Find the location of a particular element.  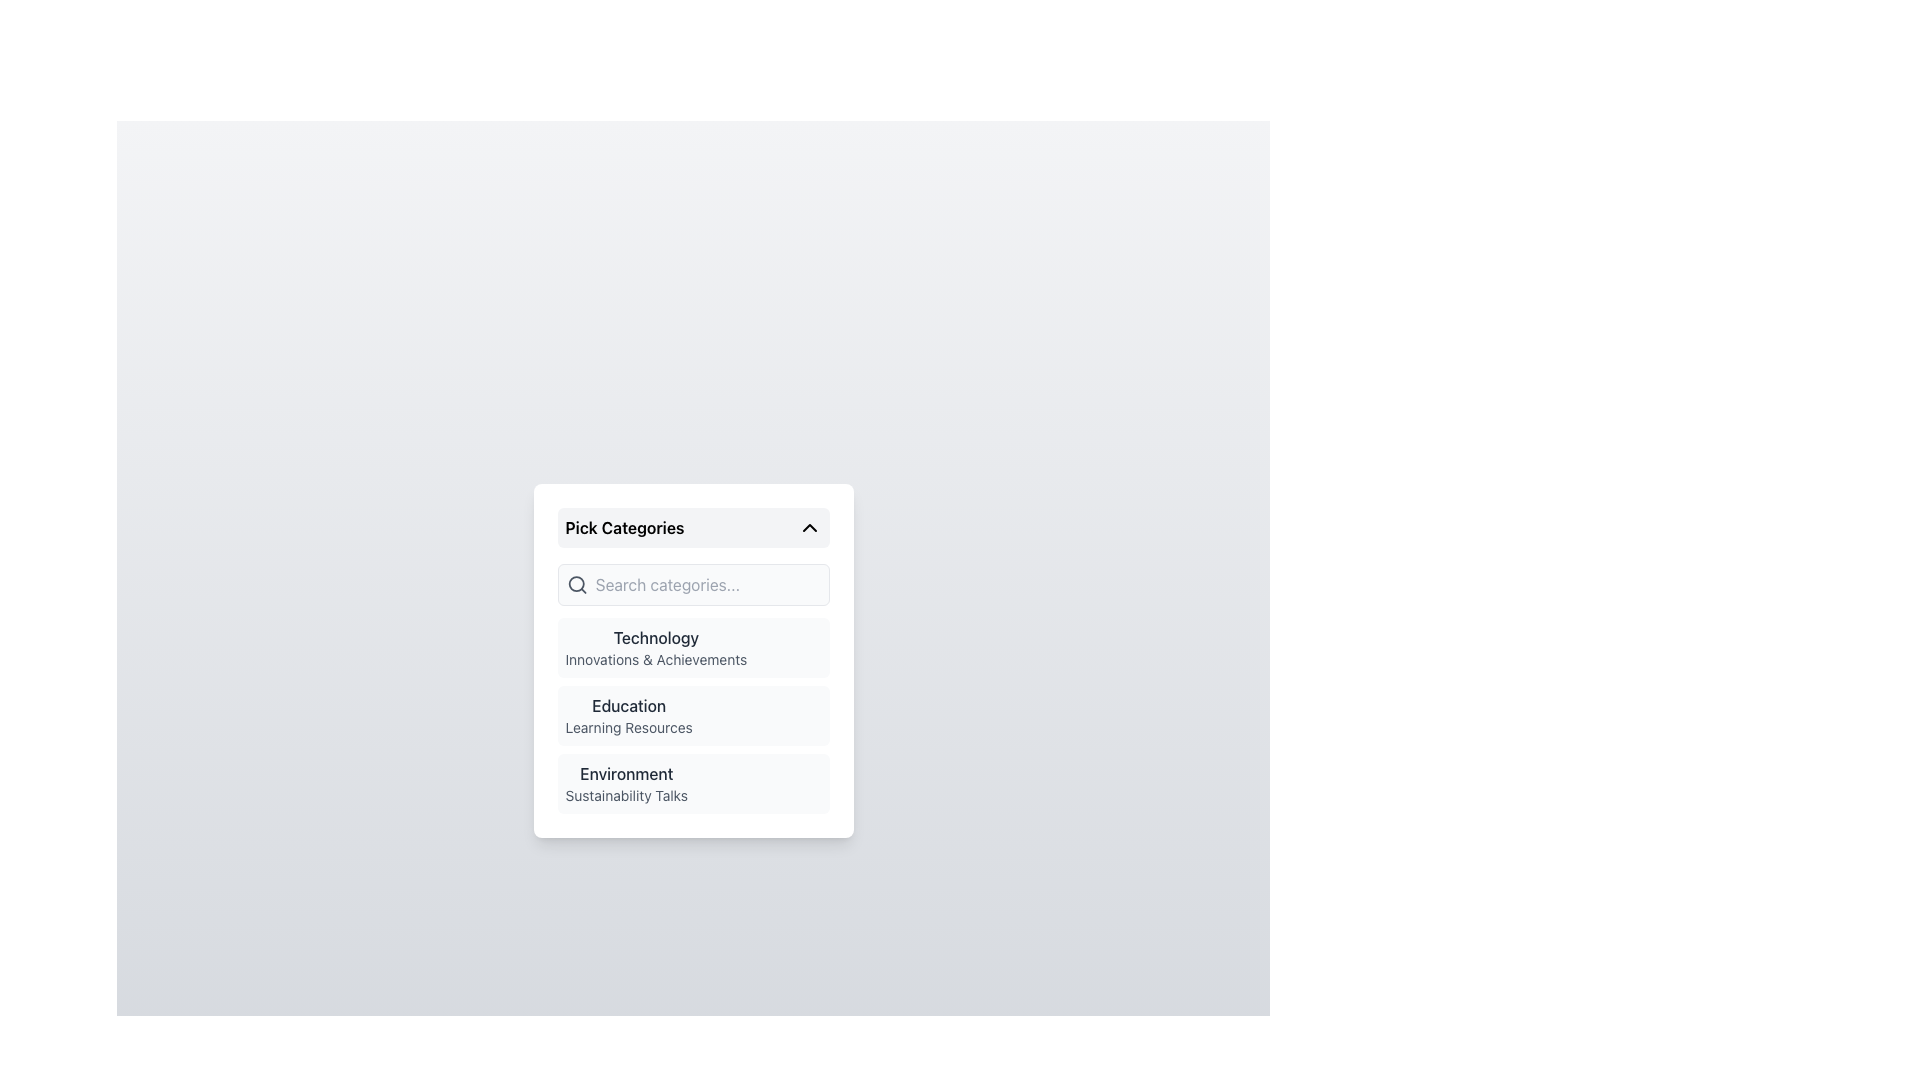

the second category list item labeled 'Education and Learning Resources' is located at coordinates (693, 715).